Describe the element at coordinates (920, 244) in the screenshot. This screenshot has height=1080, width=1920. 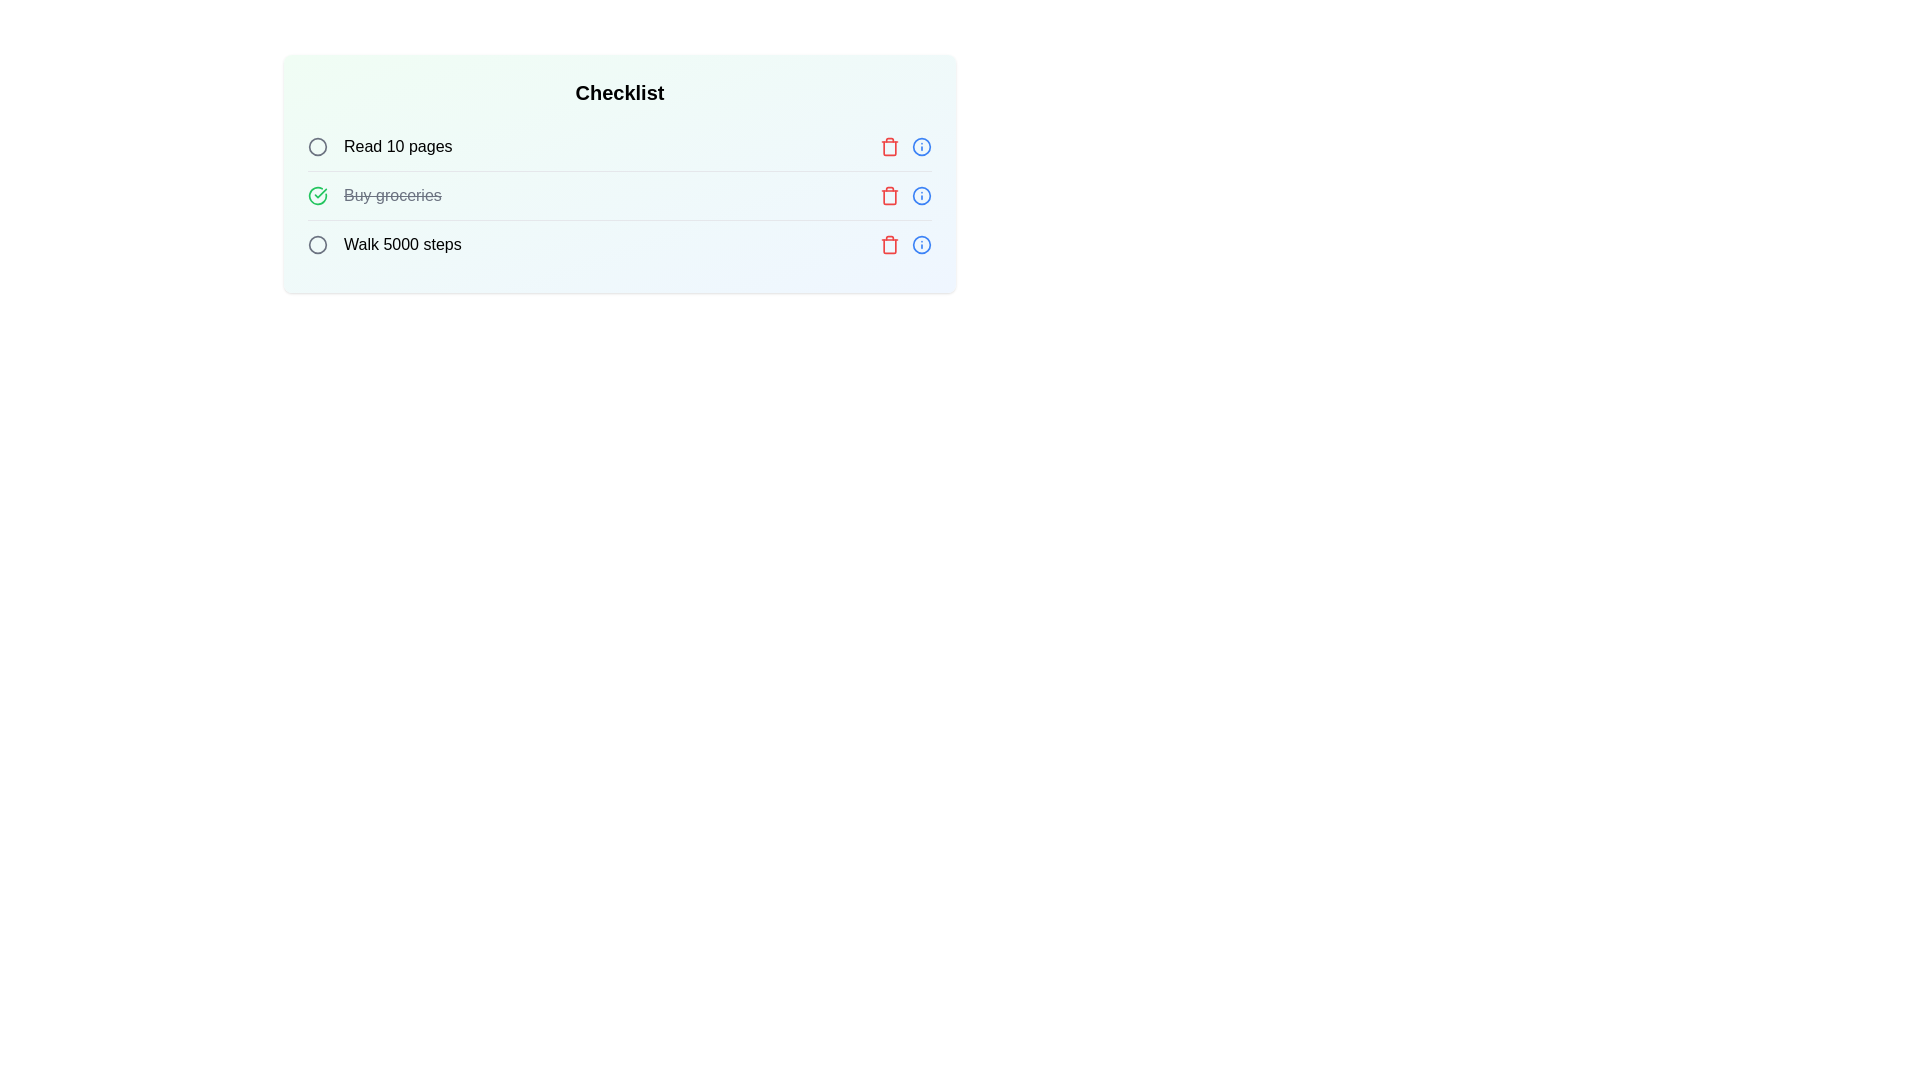
I see `'Item Info' button for the item labeled 'Walk 5000 steps'` at that location.